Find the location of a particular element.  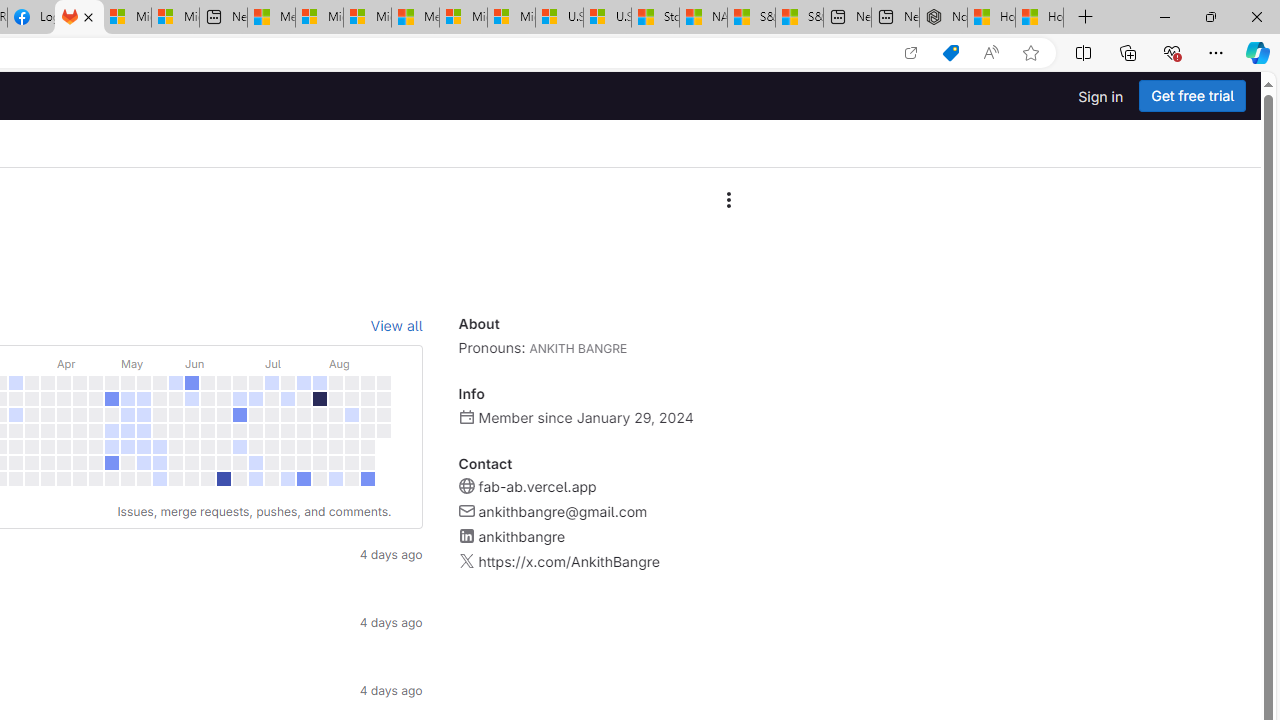

'ankithbangre' is located at coordinates (521, 536).